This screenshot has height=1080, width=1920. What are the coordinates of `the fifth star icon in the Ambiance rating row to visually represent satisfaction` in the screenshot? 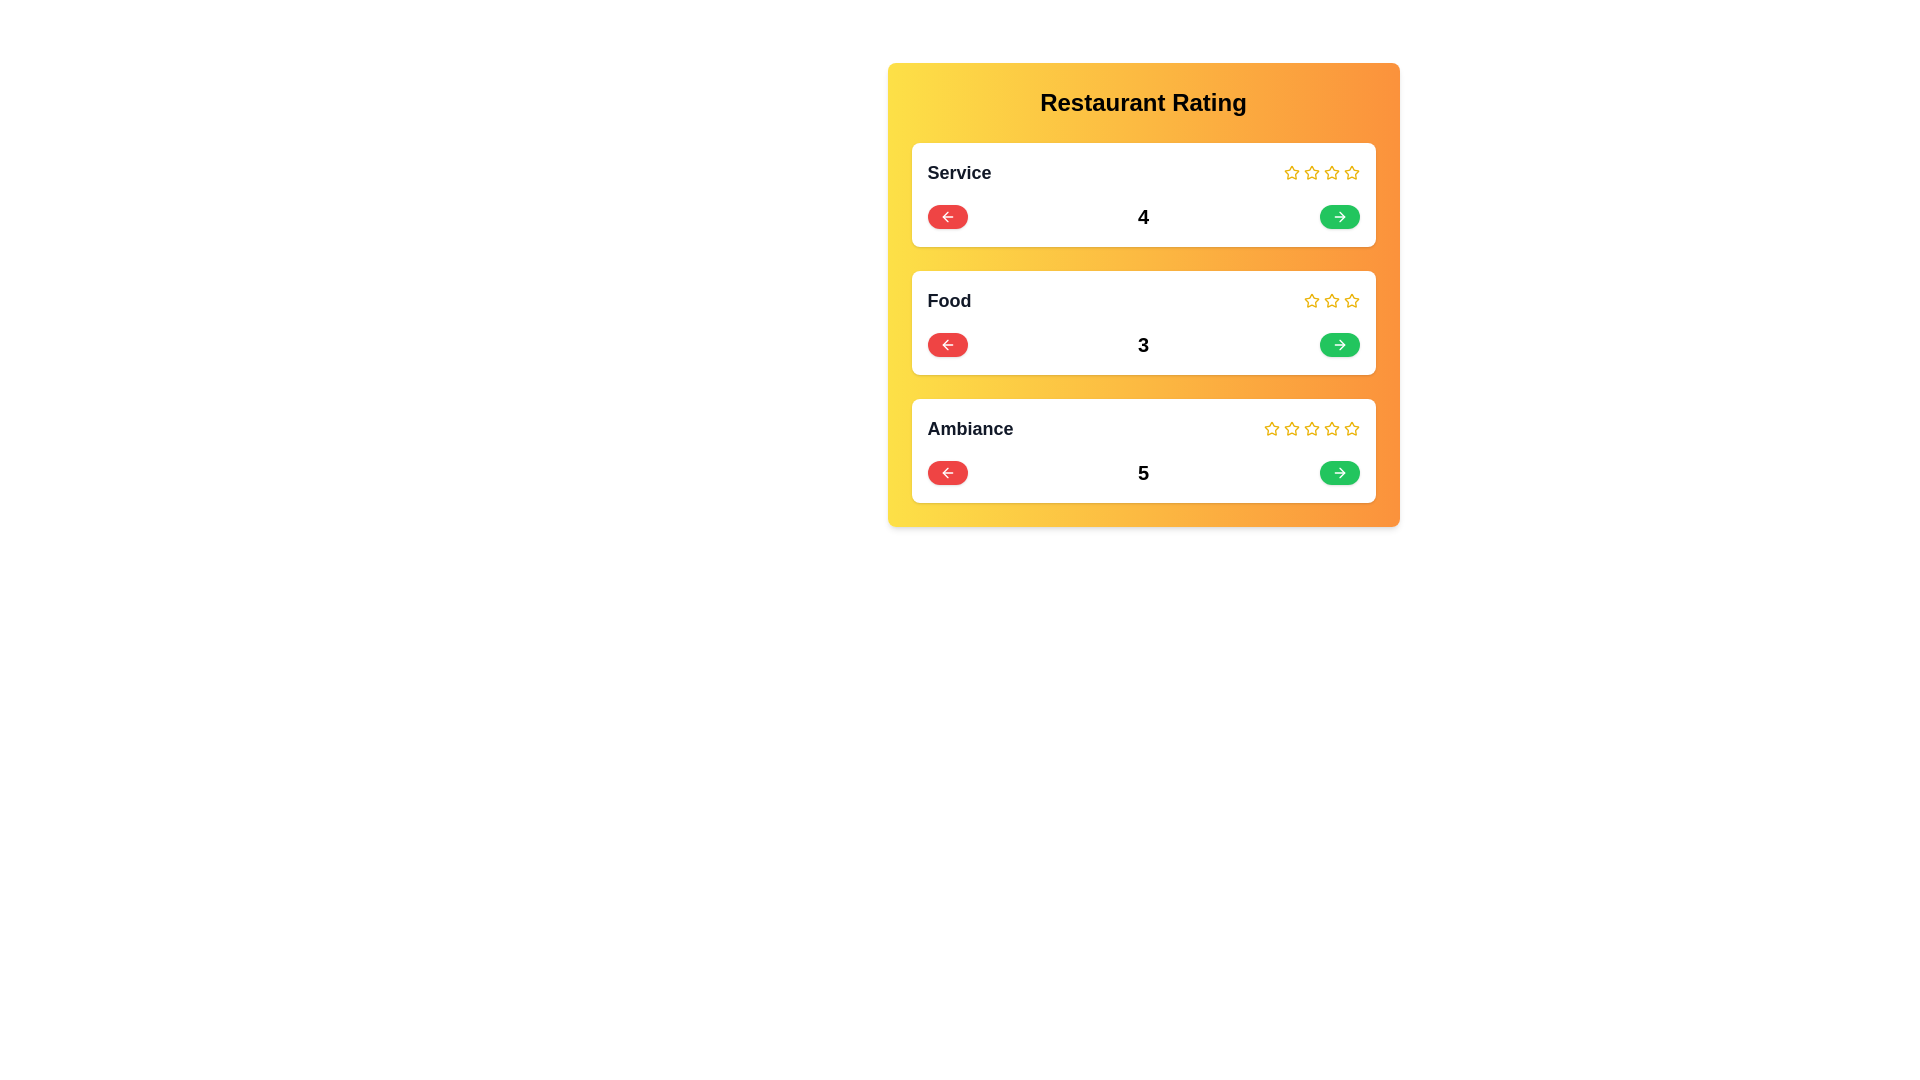 It's located at (1331, 427).